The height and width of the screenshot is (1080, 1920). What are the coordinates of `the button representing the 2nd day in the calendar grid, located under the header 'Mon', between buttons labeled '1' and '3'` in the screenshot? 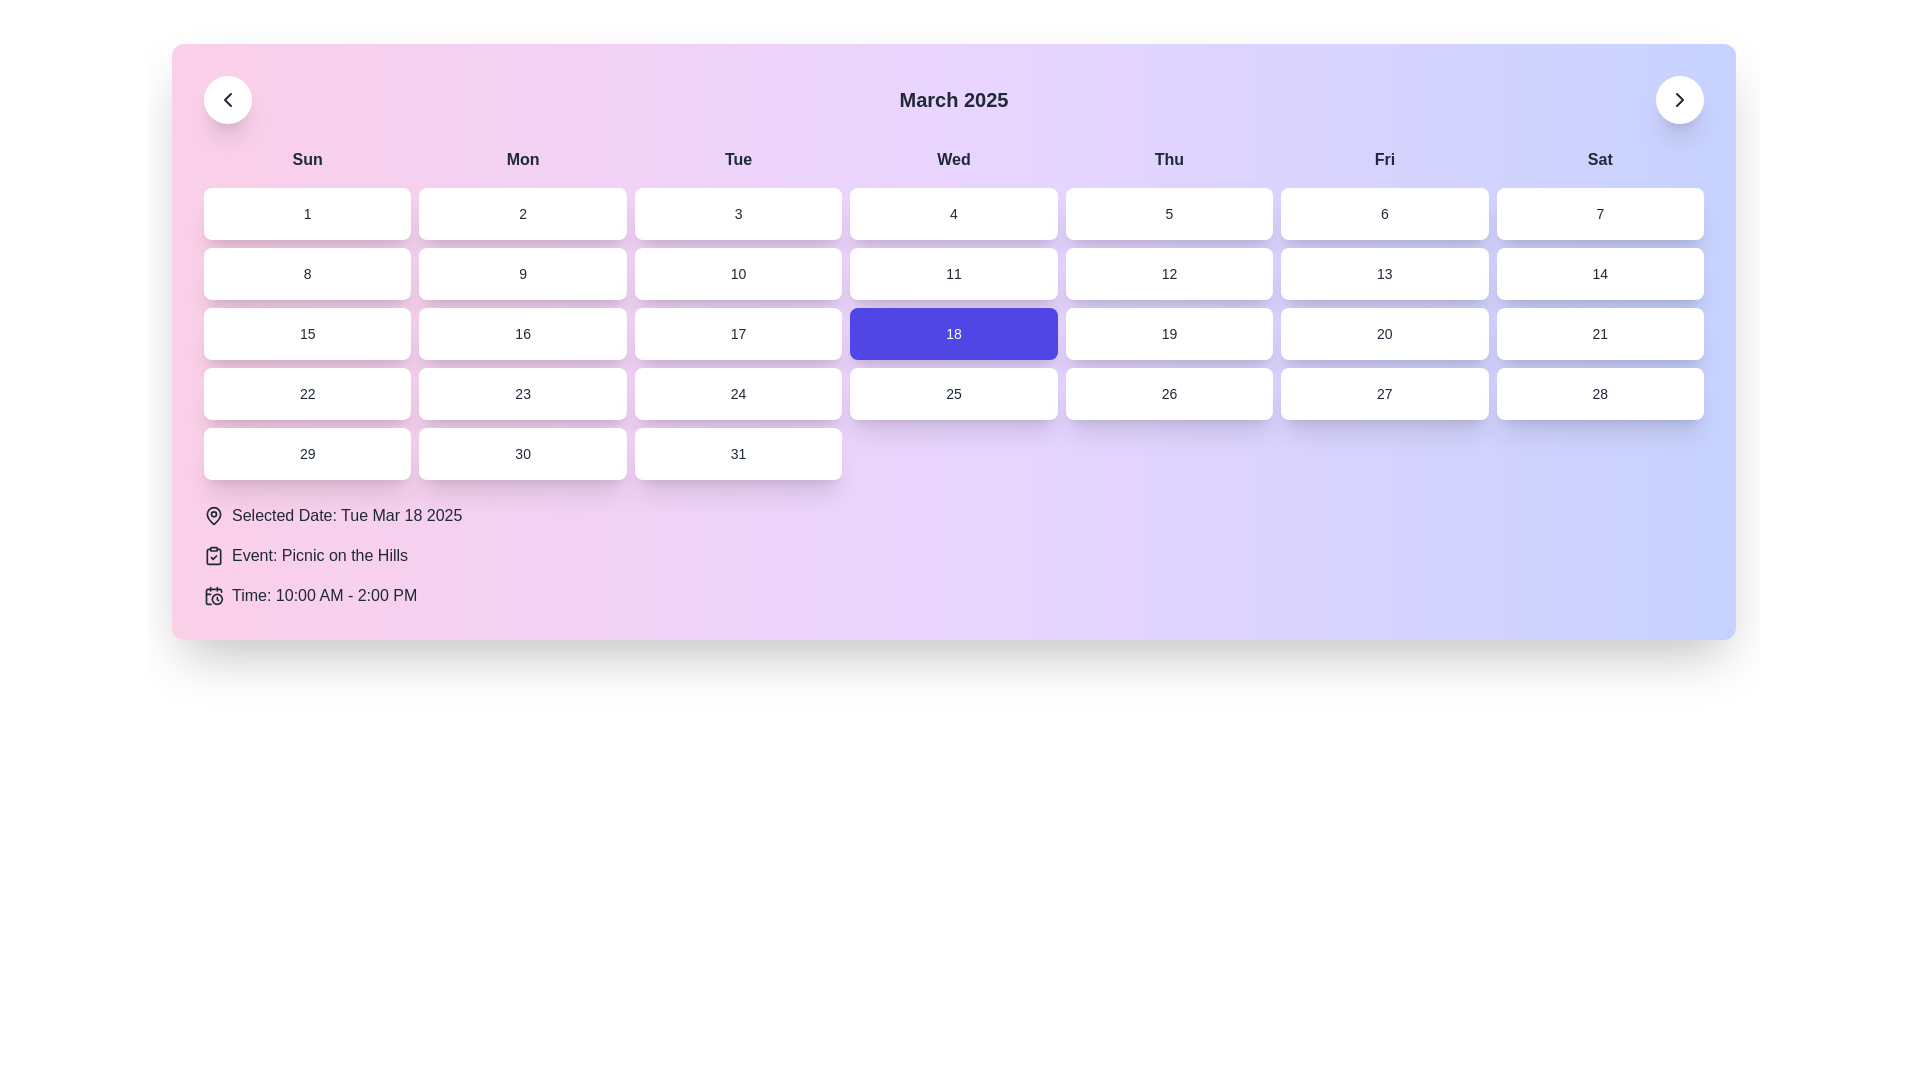 It's located at (523, 213).